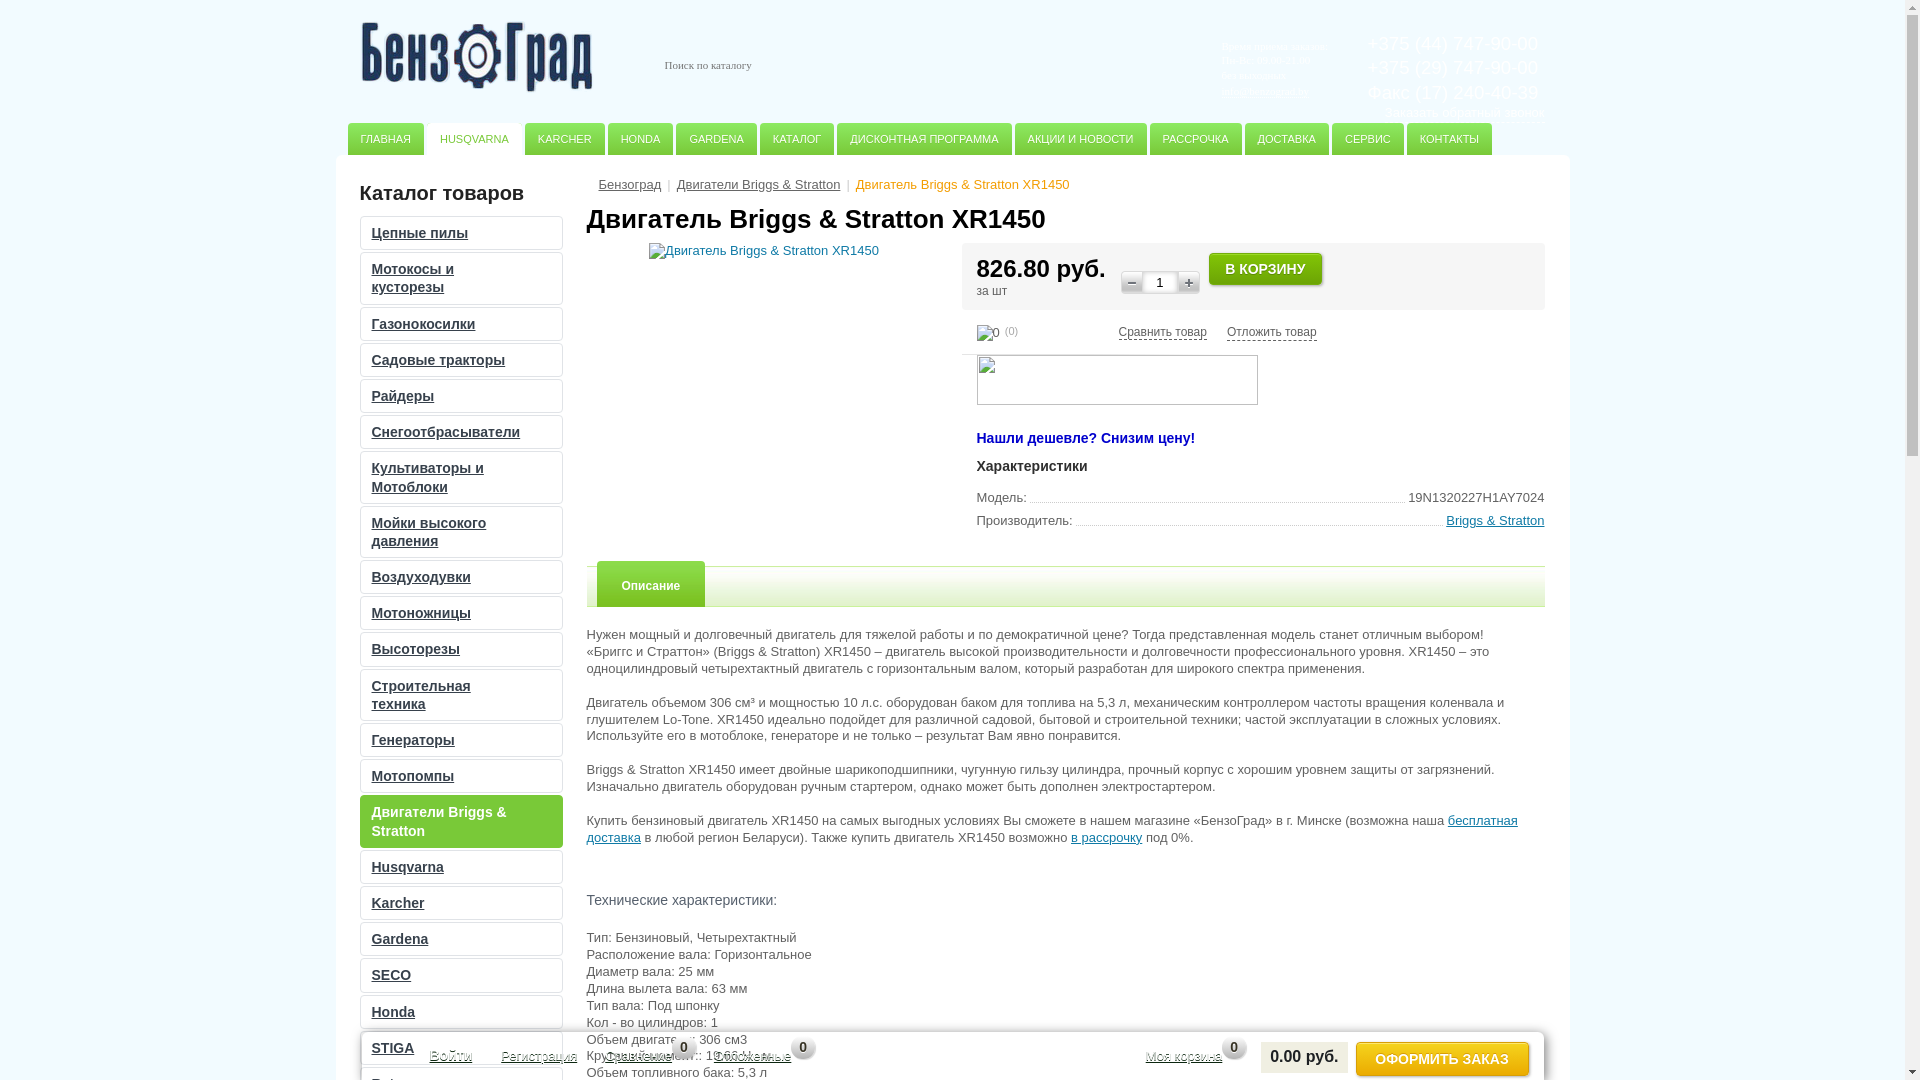 The height and width of the screenshot is (1080, 1920). I want to click on 'STIGA', so click(360, 1047).